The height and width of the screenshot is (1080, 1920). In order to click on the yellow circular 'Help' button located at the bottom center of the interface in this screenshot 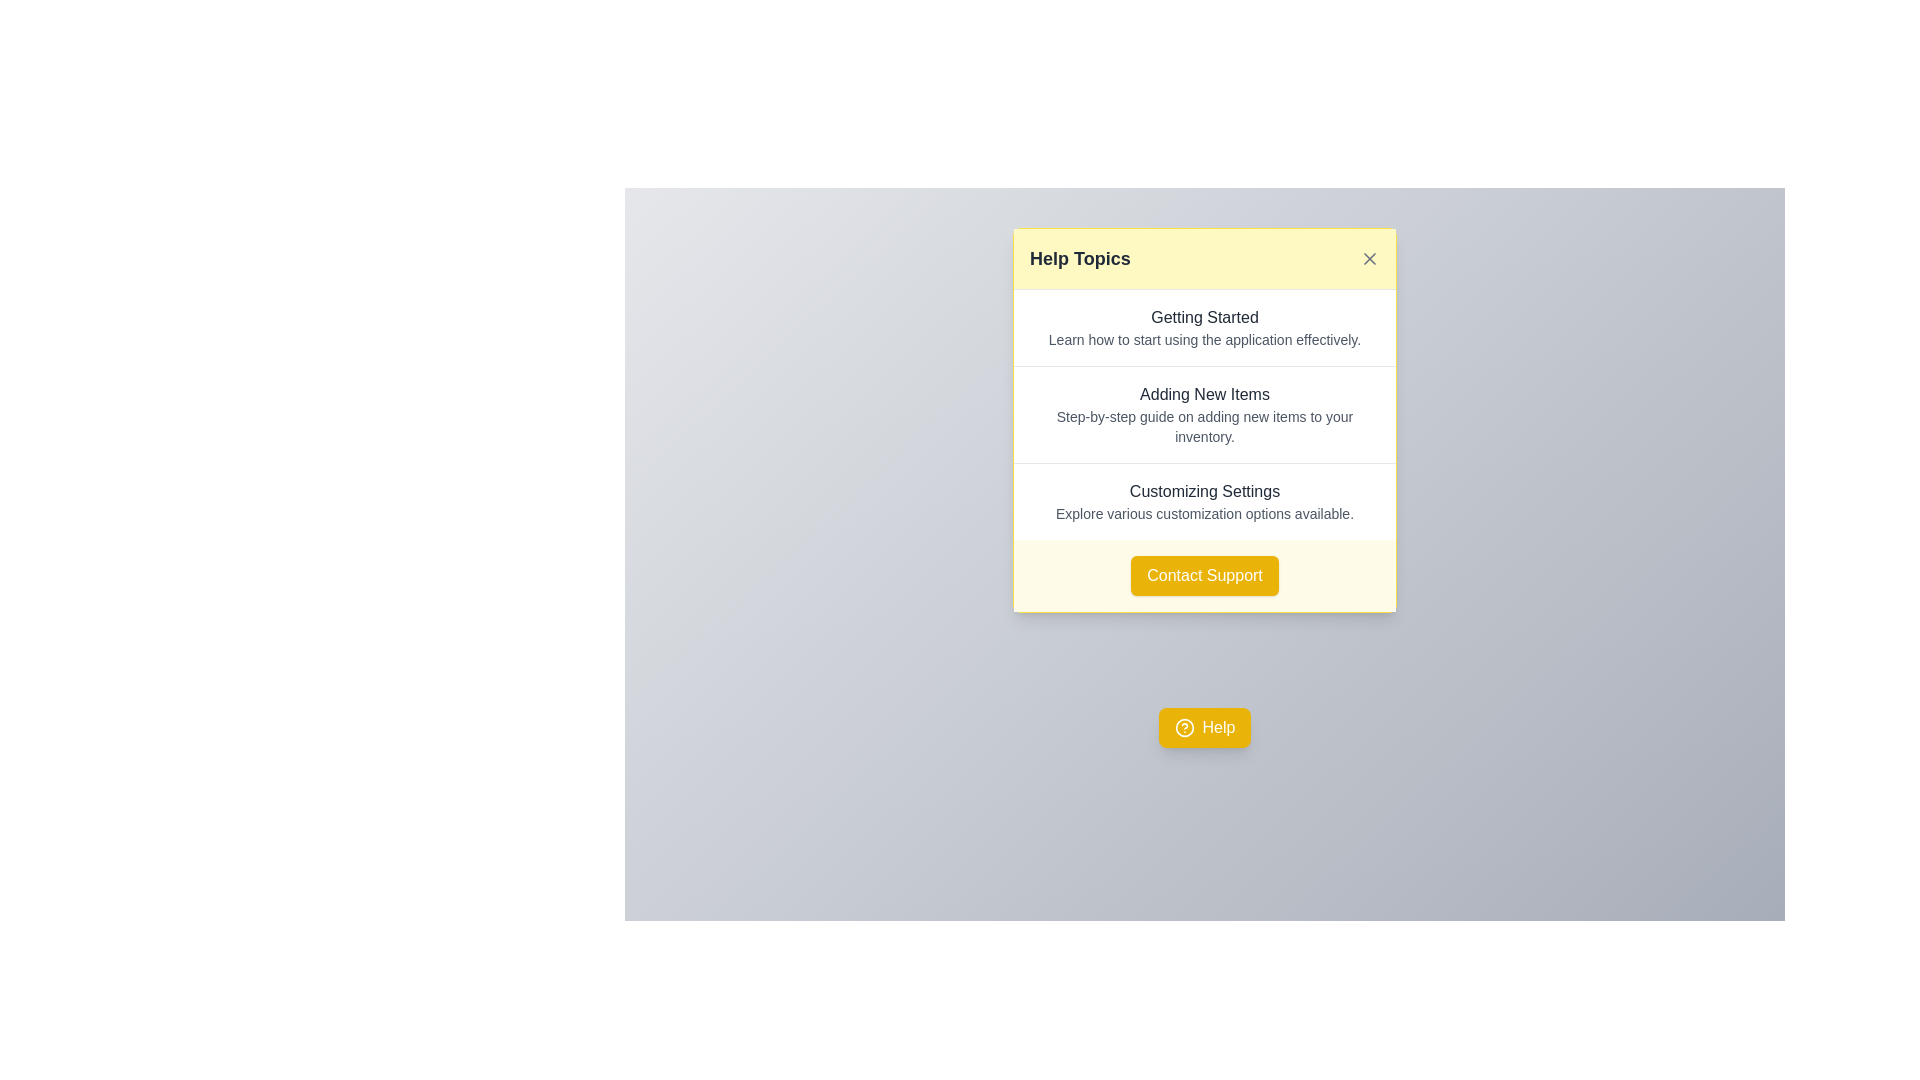, I will do `click(1184, 728)`.